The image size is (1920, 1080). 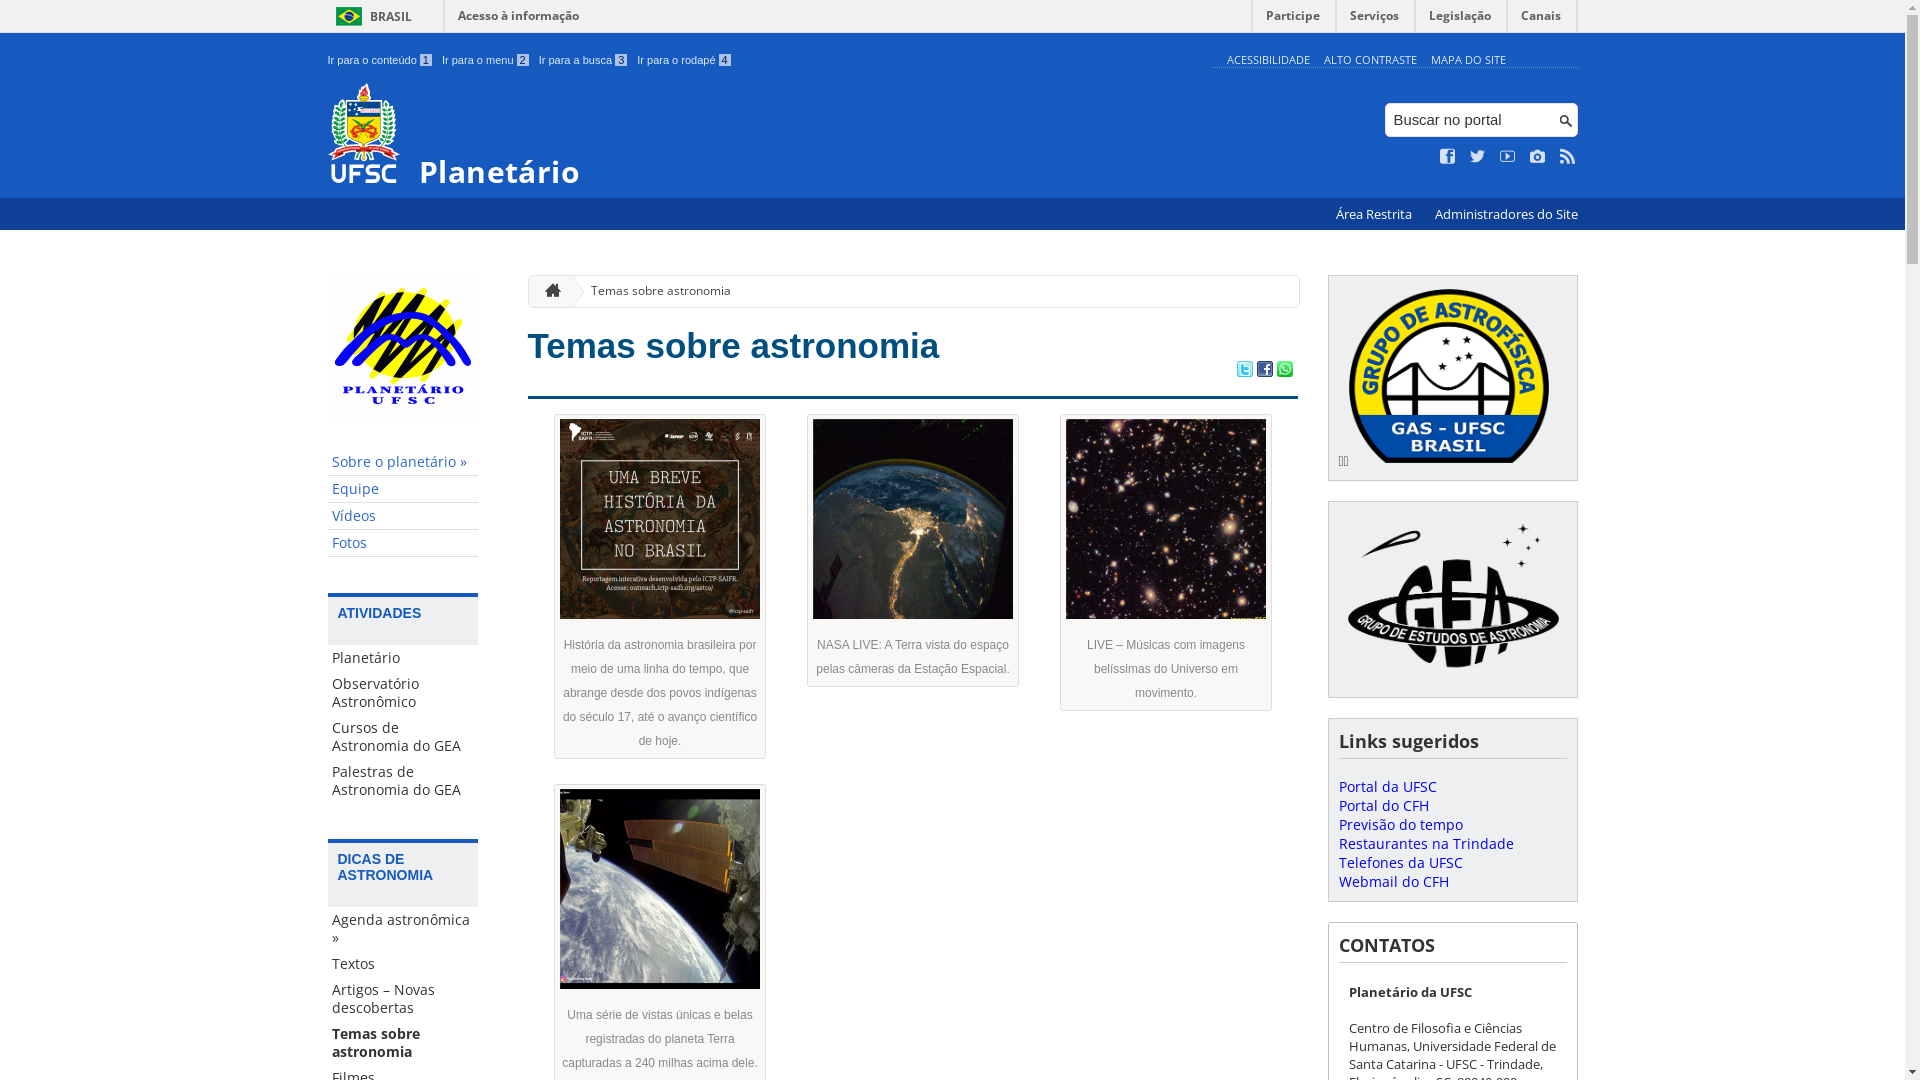 What do you see at coordinates (1448, 156) in the screenshot?
I see `'Curta no Facebook'` at bounding box center [1448, 156].